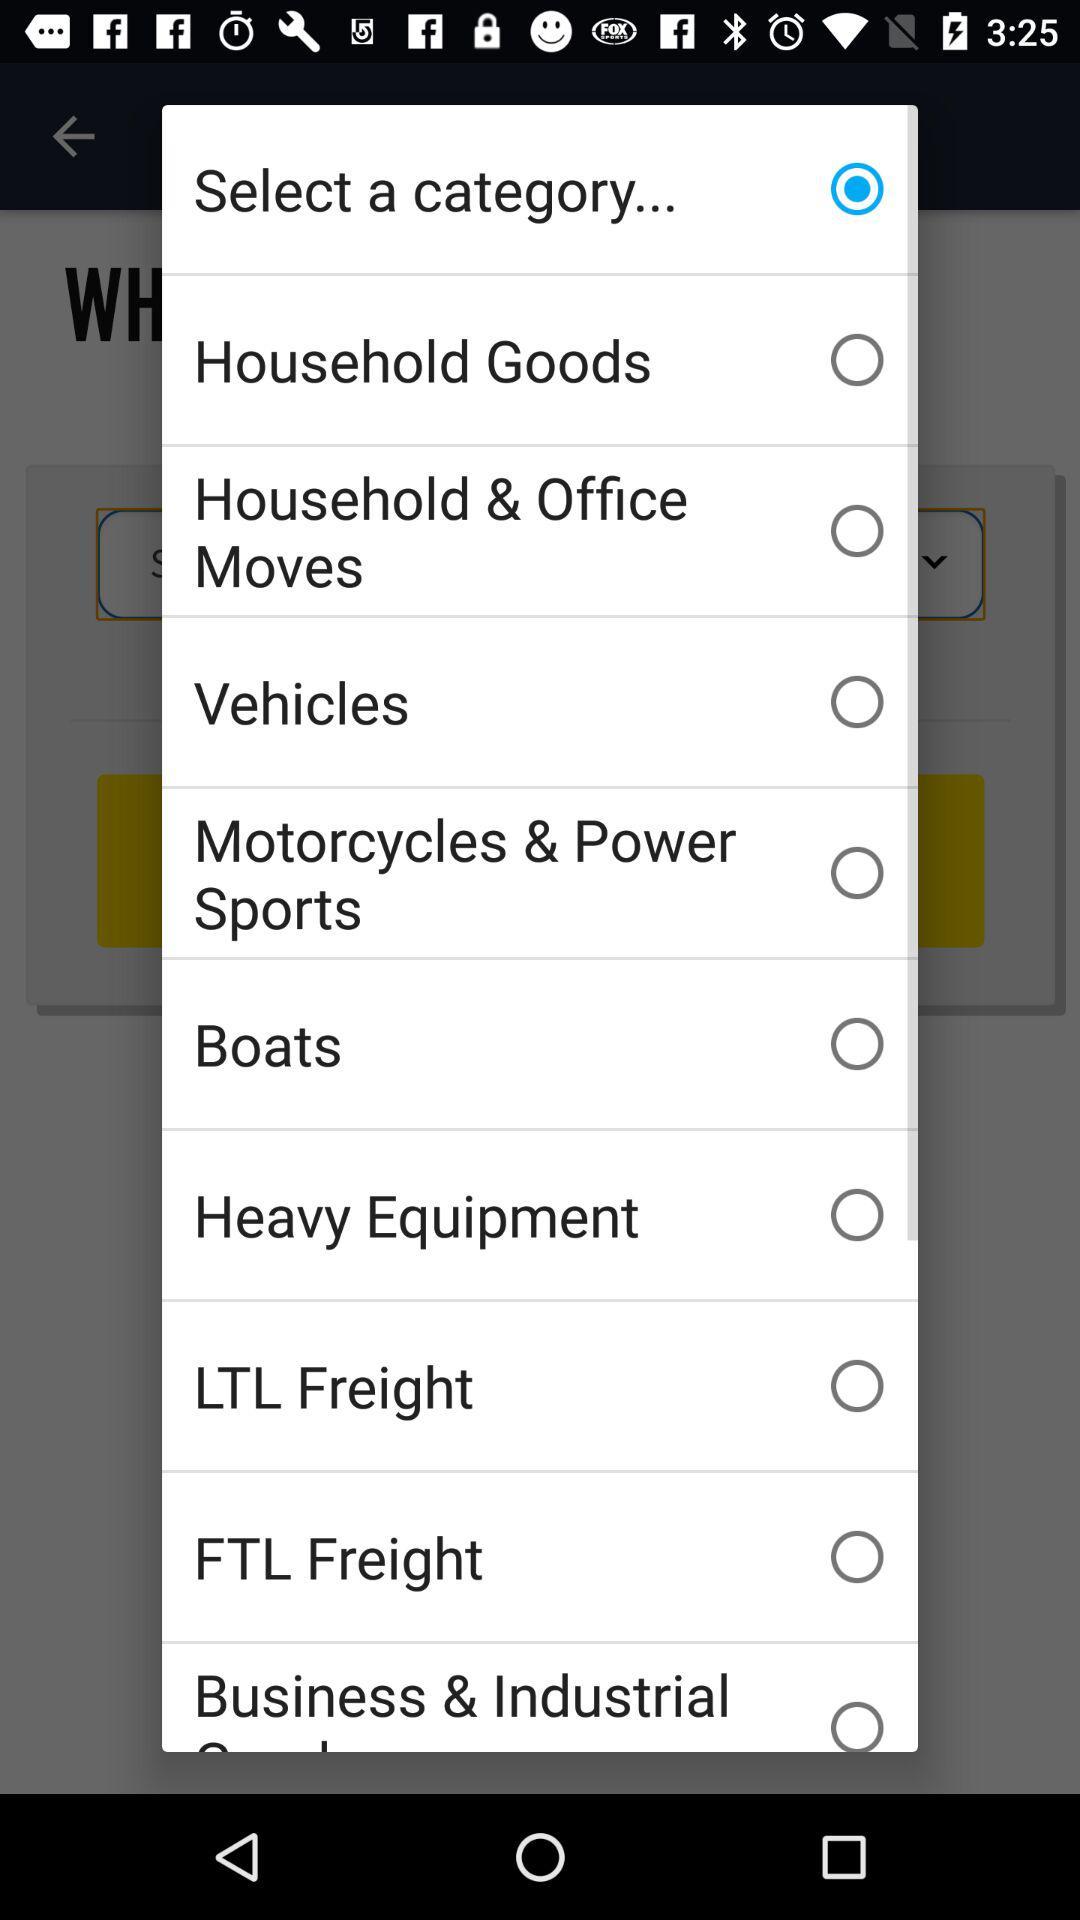  Describe the element at coordinates (540, 1042) in the screenshot. I see `boats` at that location.